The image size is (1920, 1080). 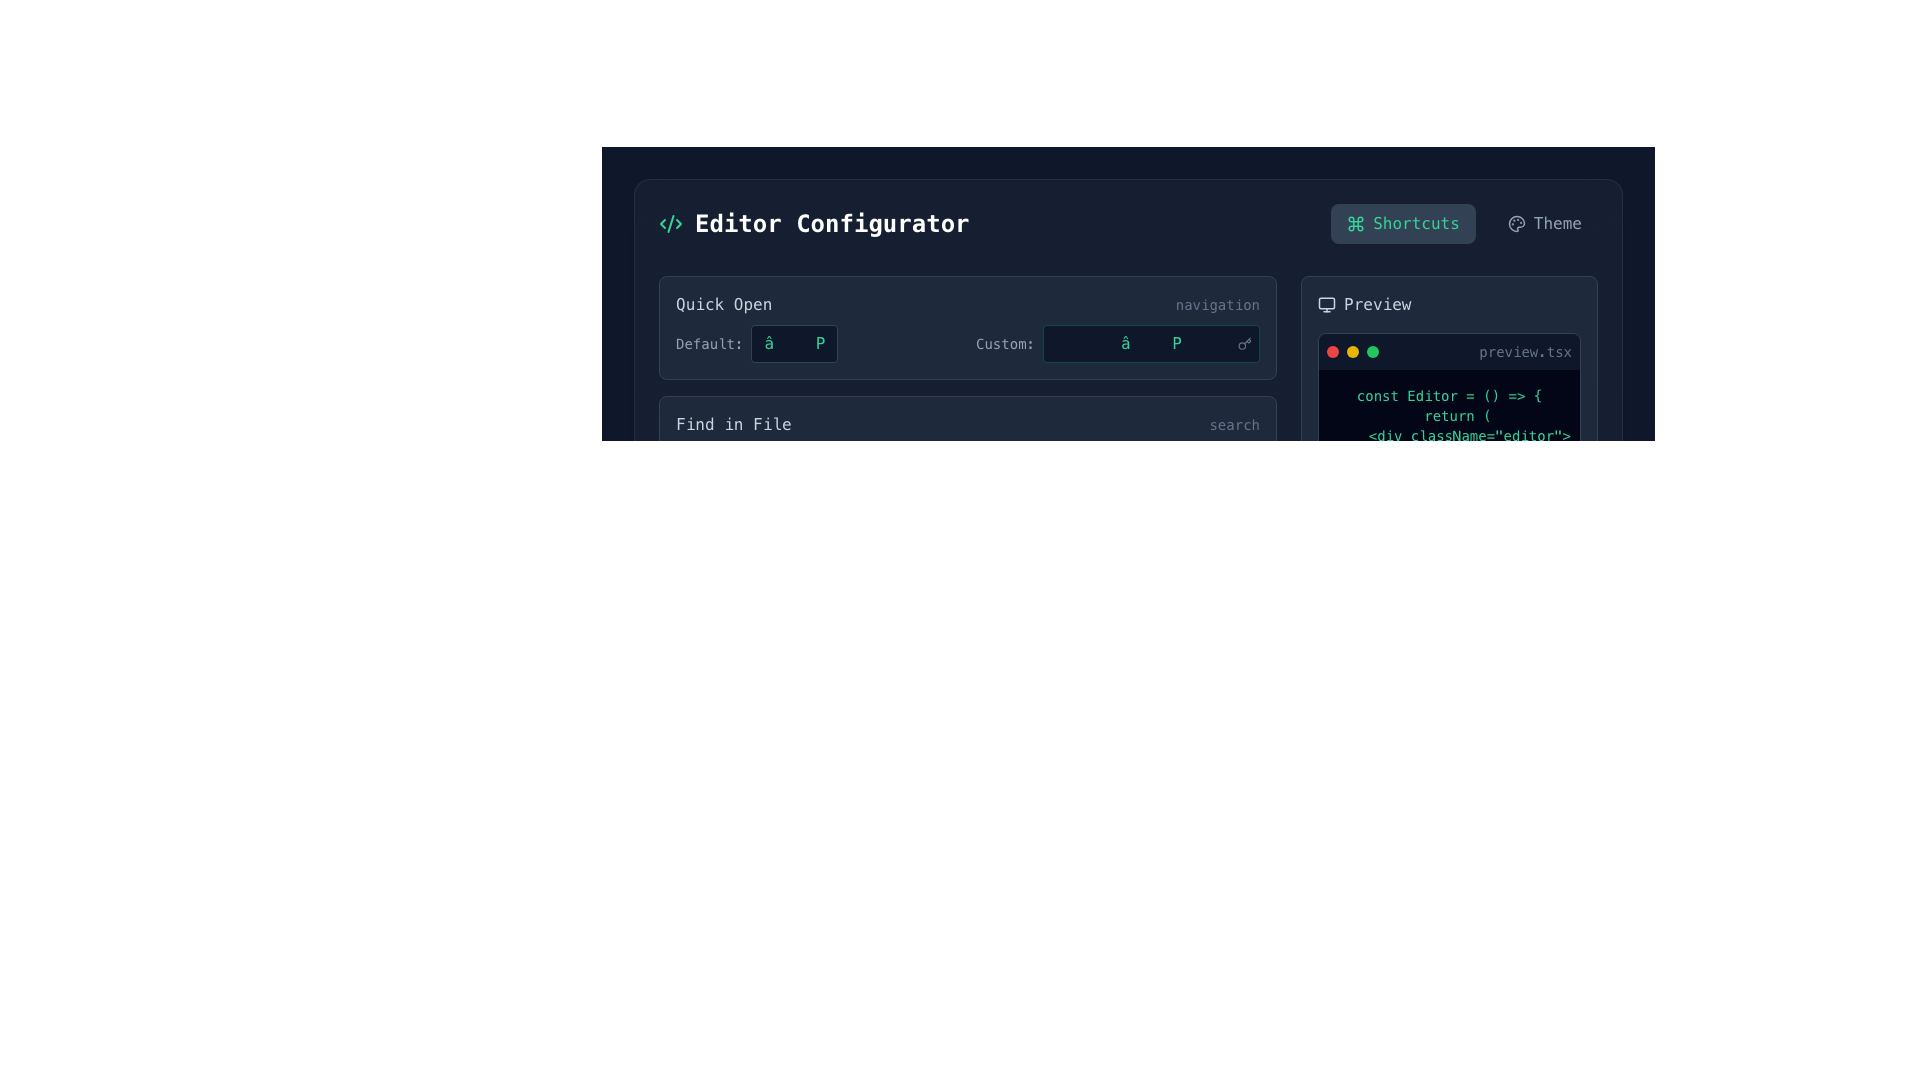 I want to click on the Code editor panel displaying the code snippet 'const Editor = () => { return ( <div className="editor"> // Your code here </div> ); };' which is under the header 'preview.tsx', so click(x=1449, y=446).